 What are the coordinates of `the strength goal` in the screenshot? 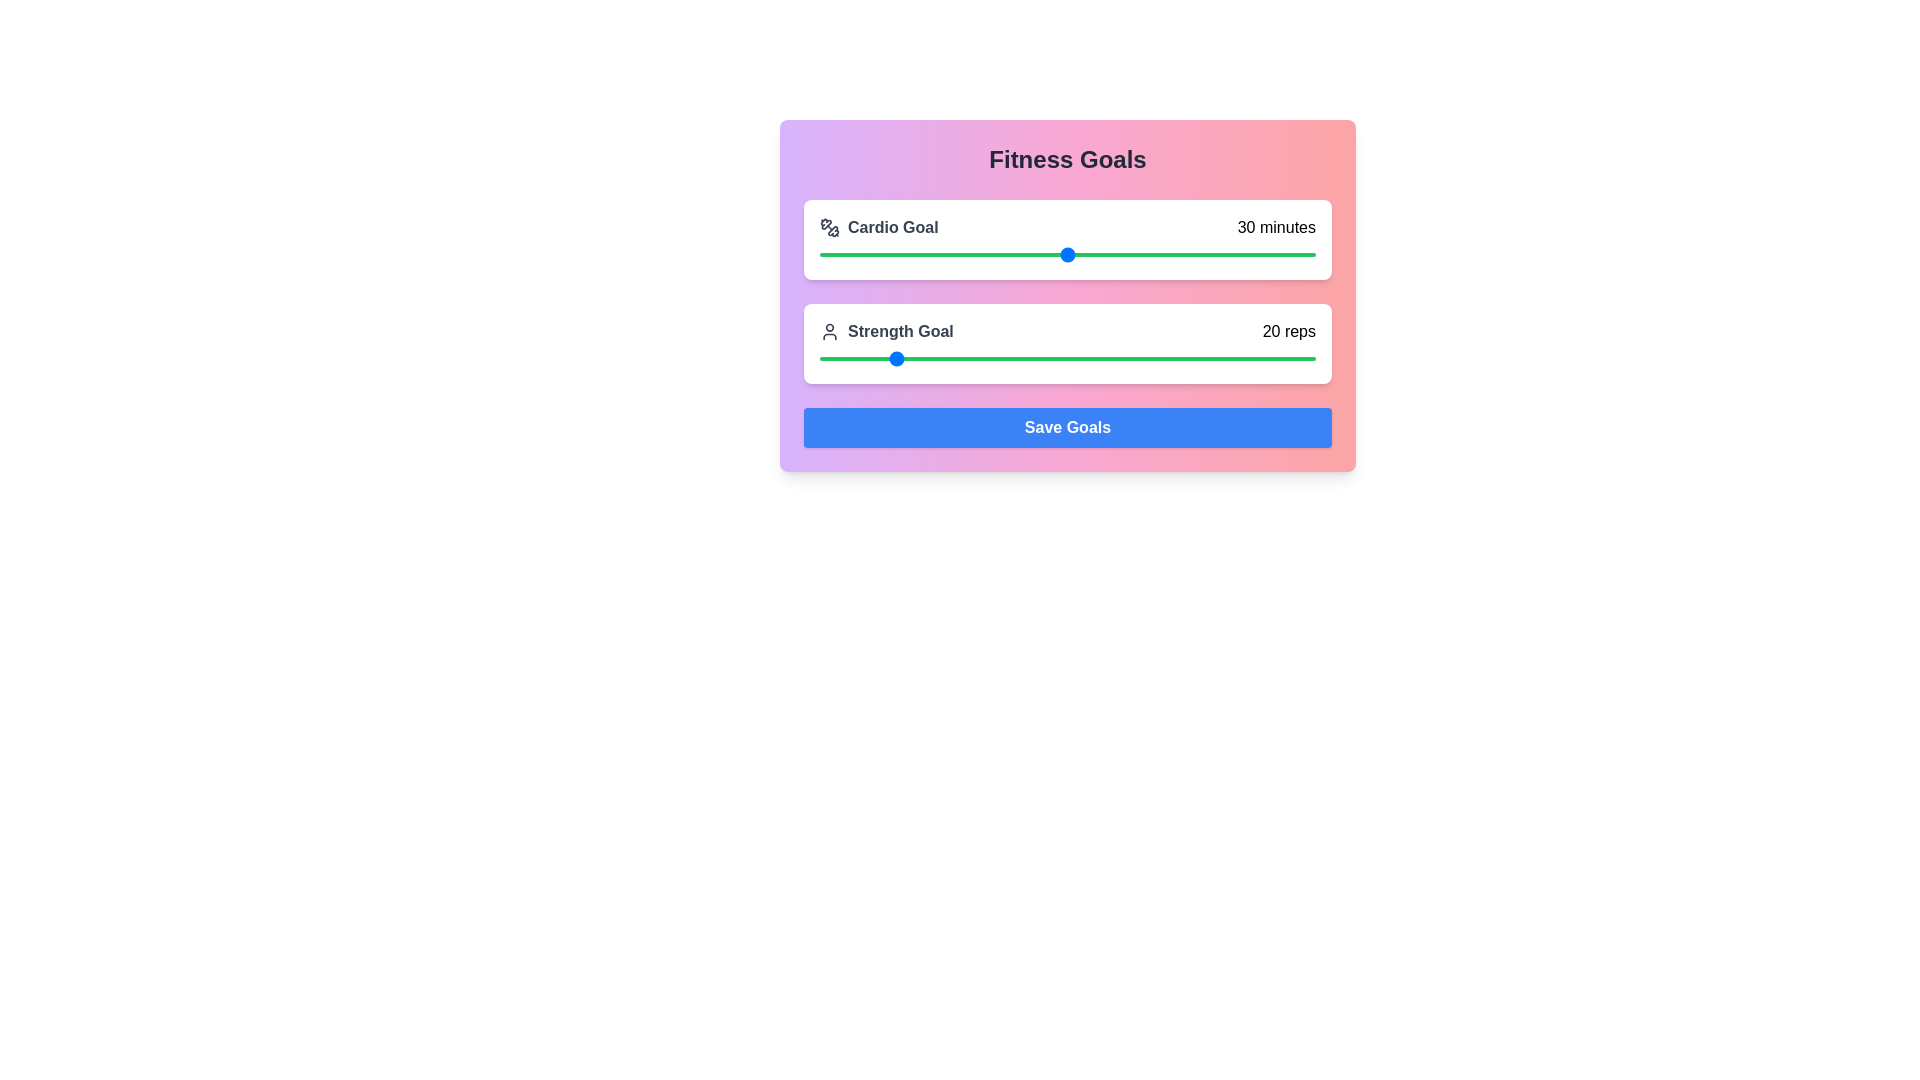 It's located at (1004, 357).